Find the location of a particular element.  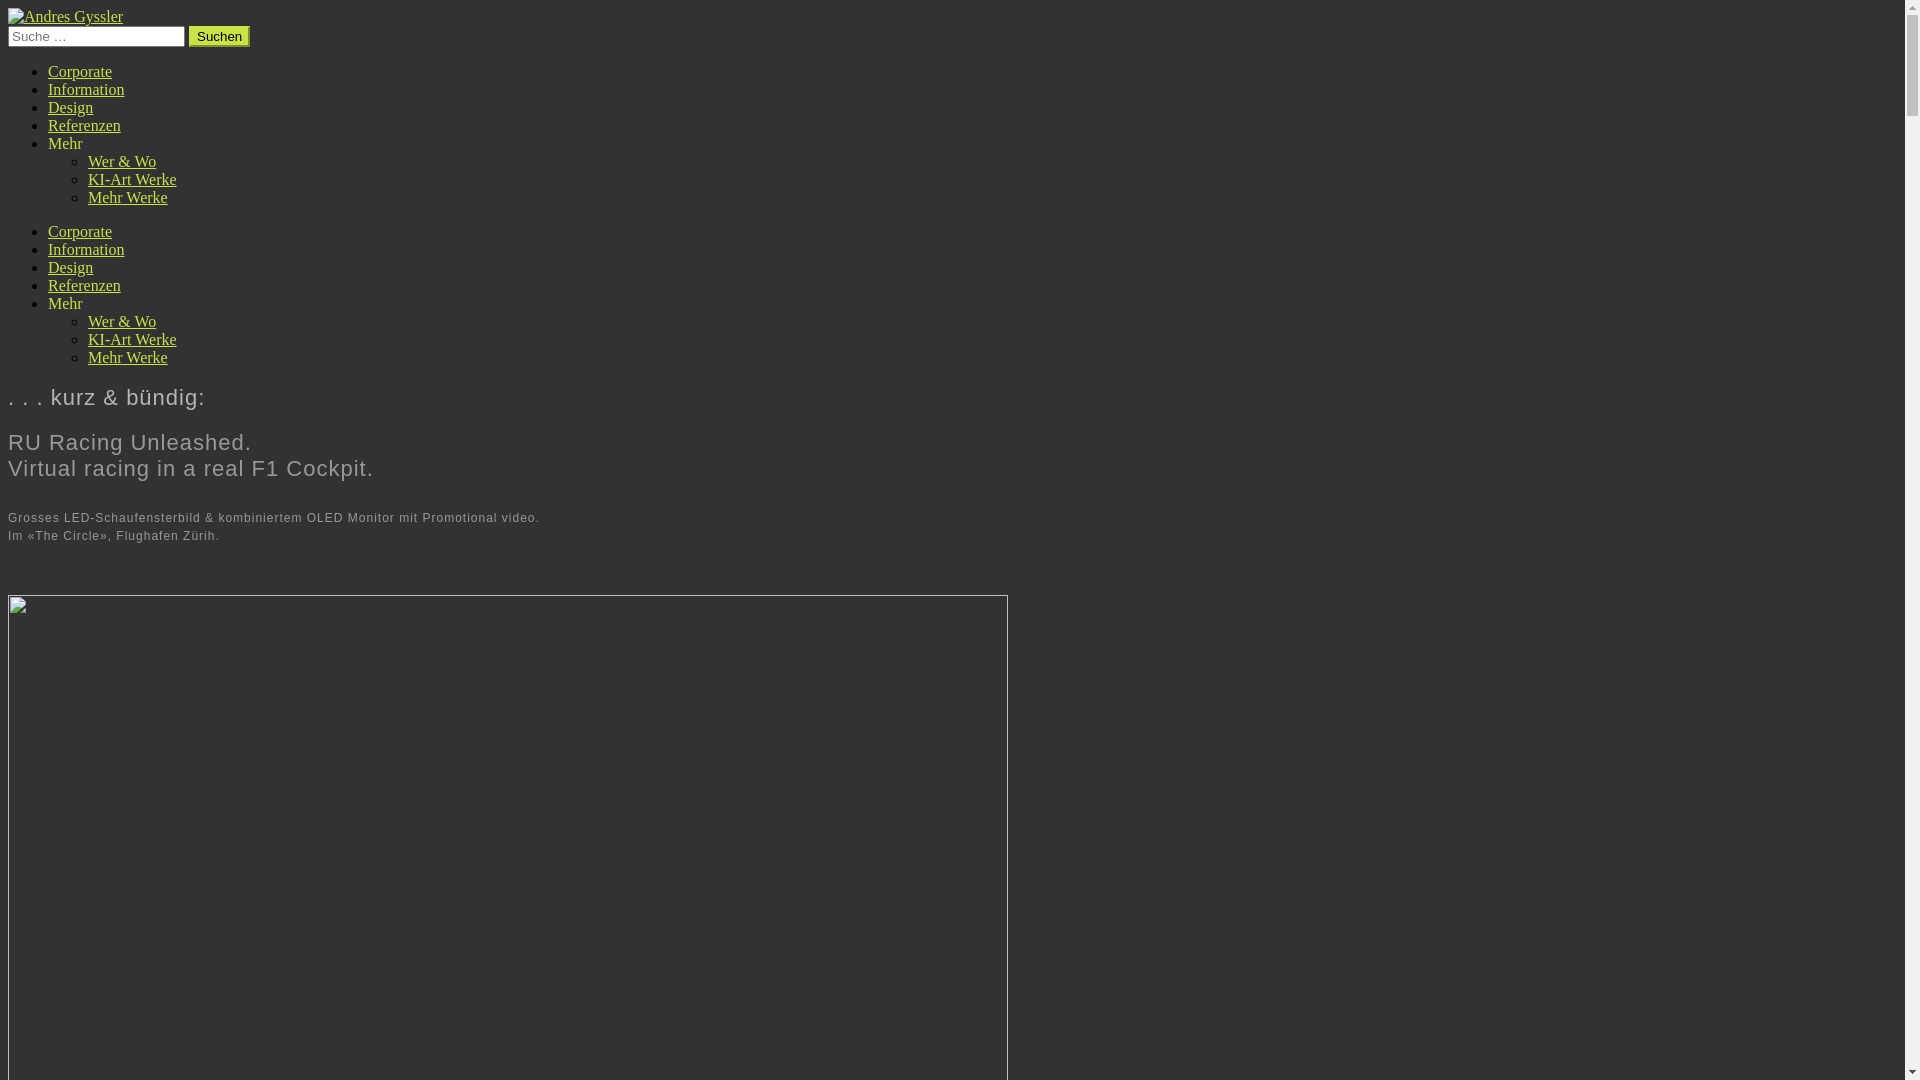

'Design' is located at coordinates (70, 266).